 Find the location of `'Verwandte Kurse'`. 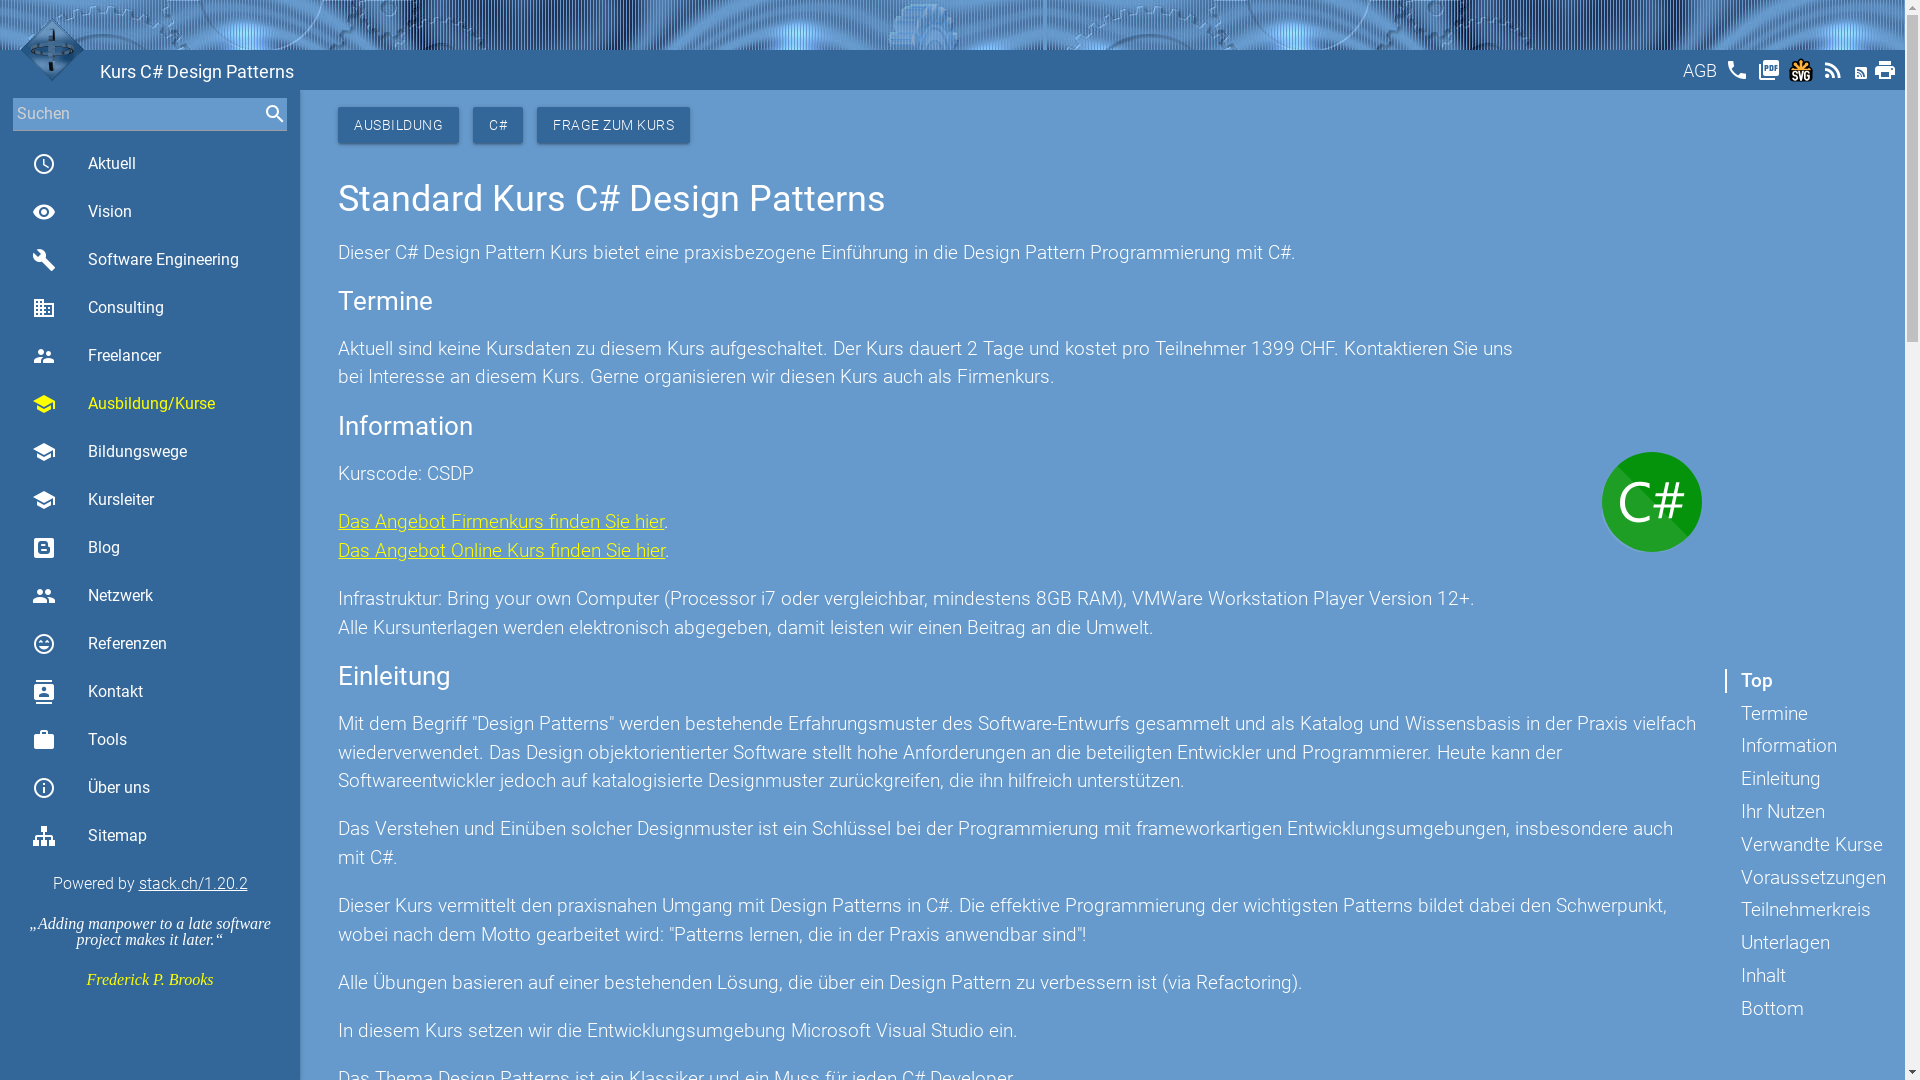

'Verwandte Kurse' is located at coordinates (1804, 844).